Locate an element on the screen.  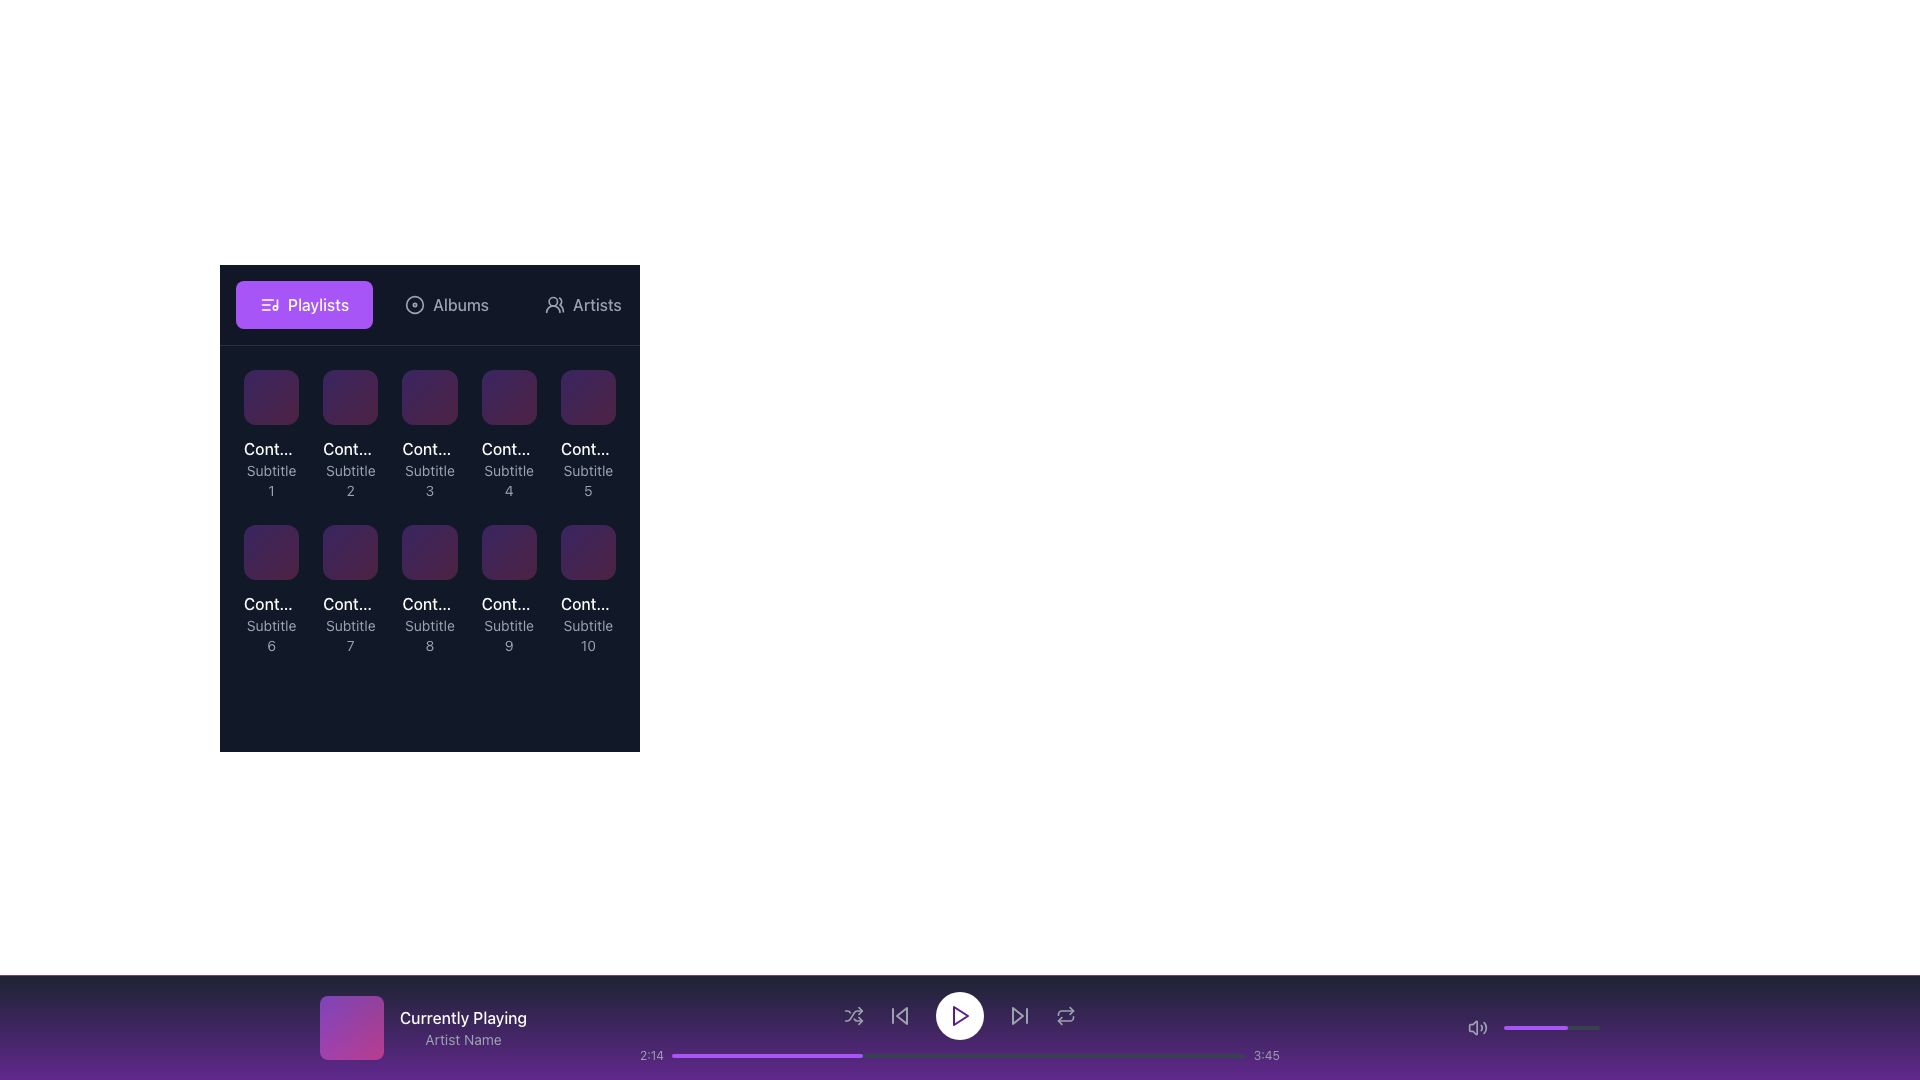
the 'Albums' button, which is the second button in a row of four buttons (Playlists, Albums, Artists, Songs) located near the top of the interface is located at coordinates (445, 304).